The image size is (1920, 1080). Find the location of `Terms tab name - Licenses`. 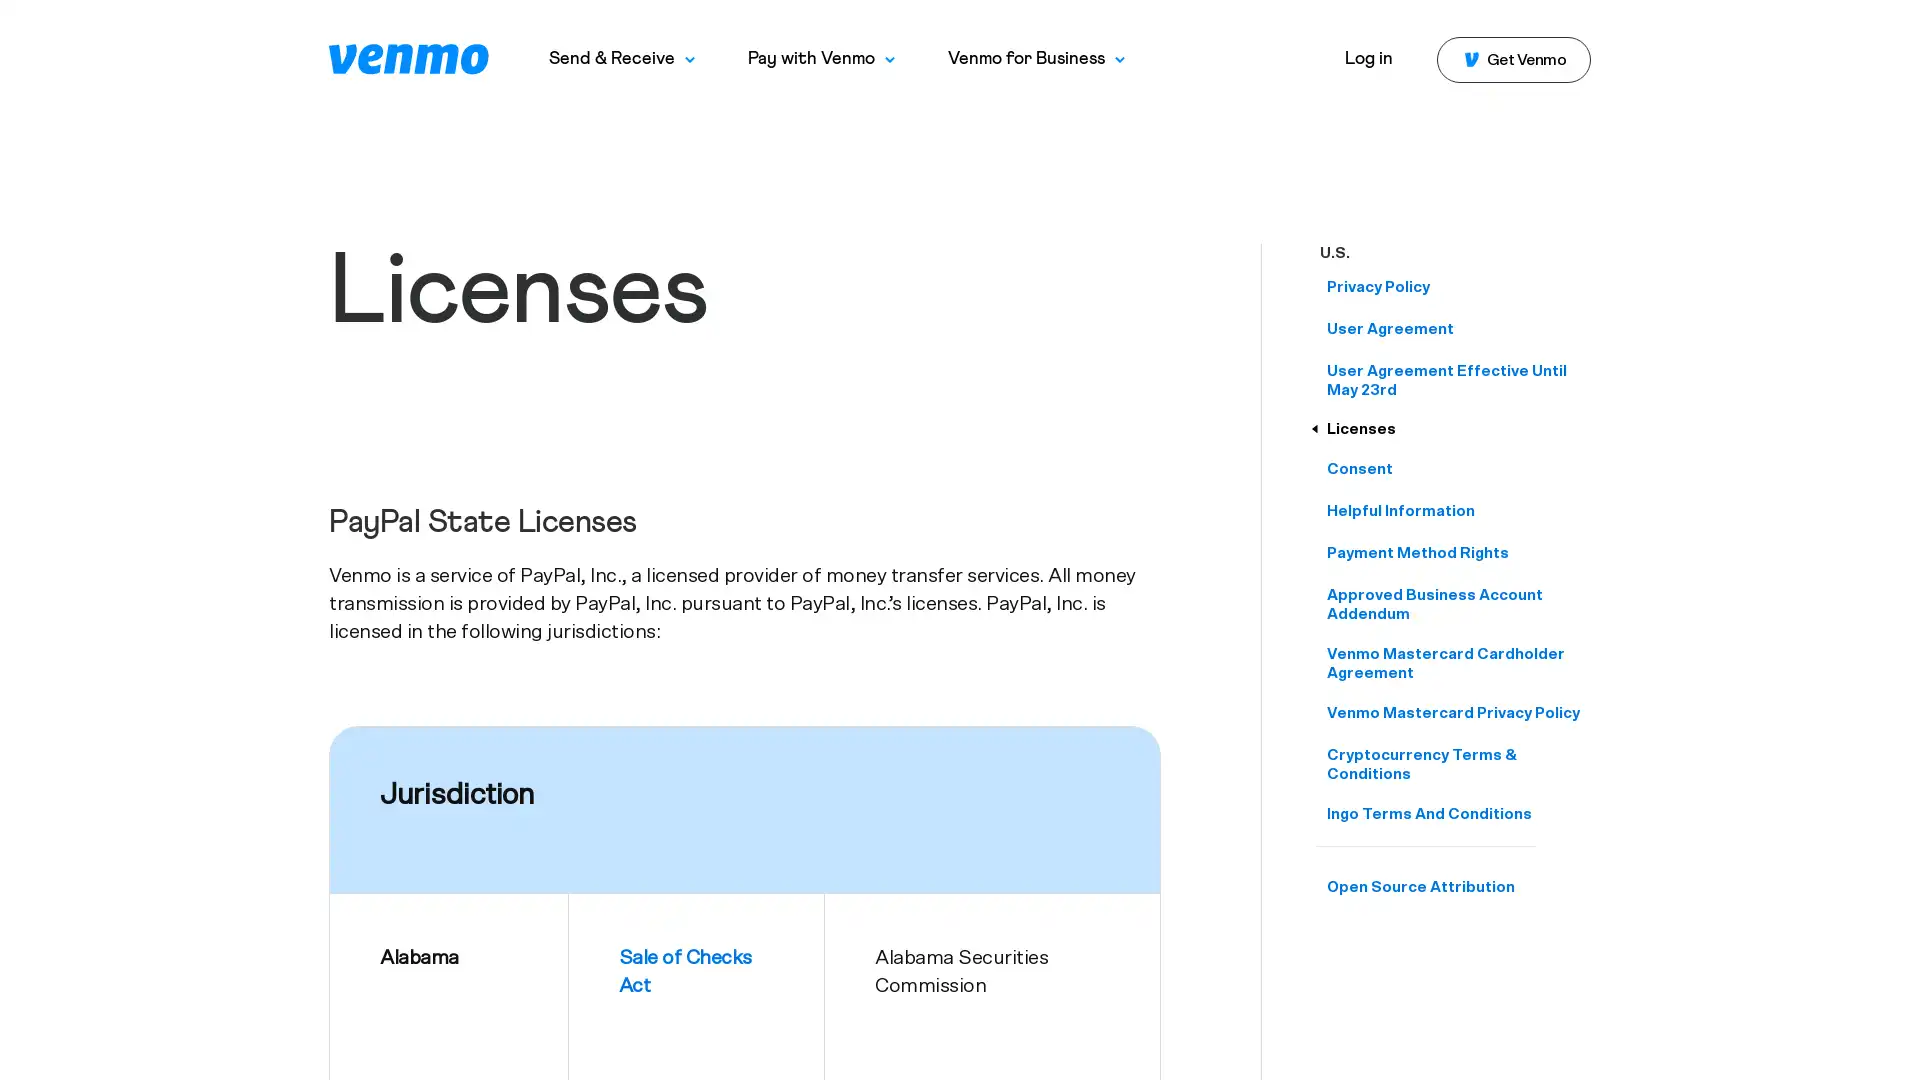

Terms tab name - Licenses is located at coordinates (1458, 428).